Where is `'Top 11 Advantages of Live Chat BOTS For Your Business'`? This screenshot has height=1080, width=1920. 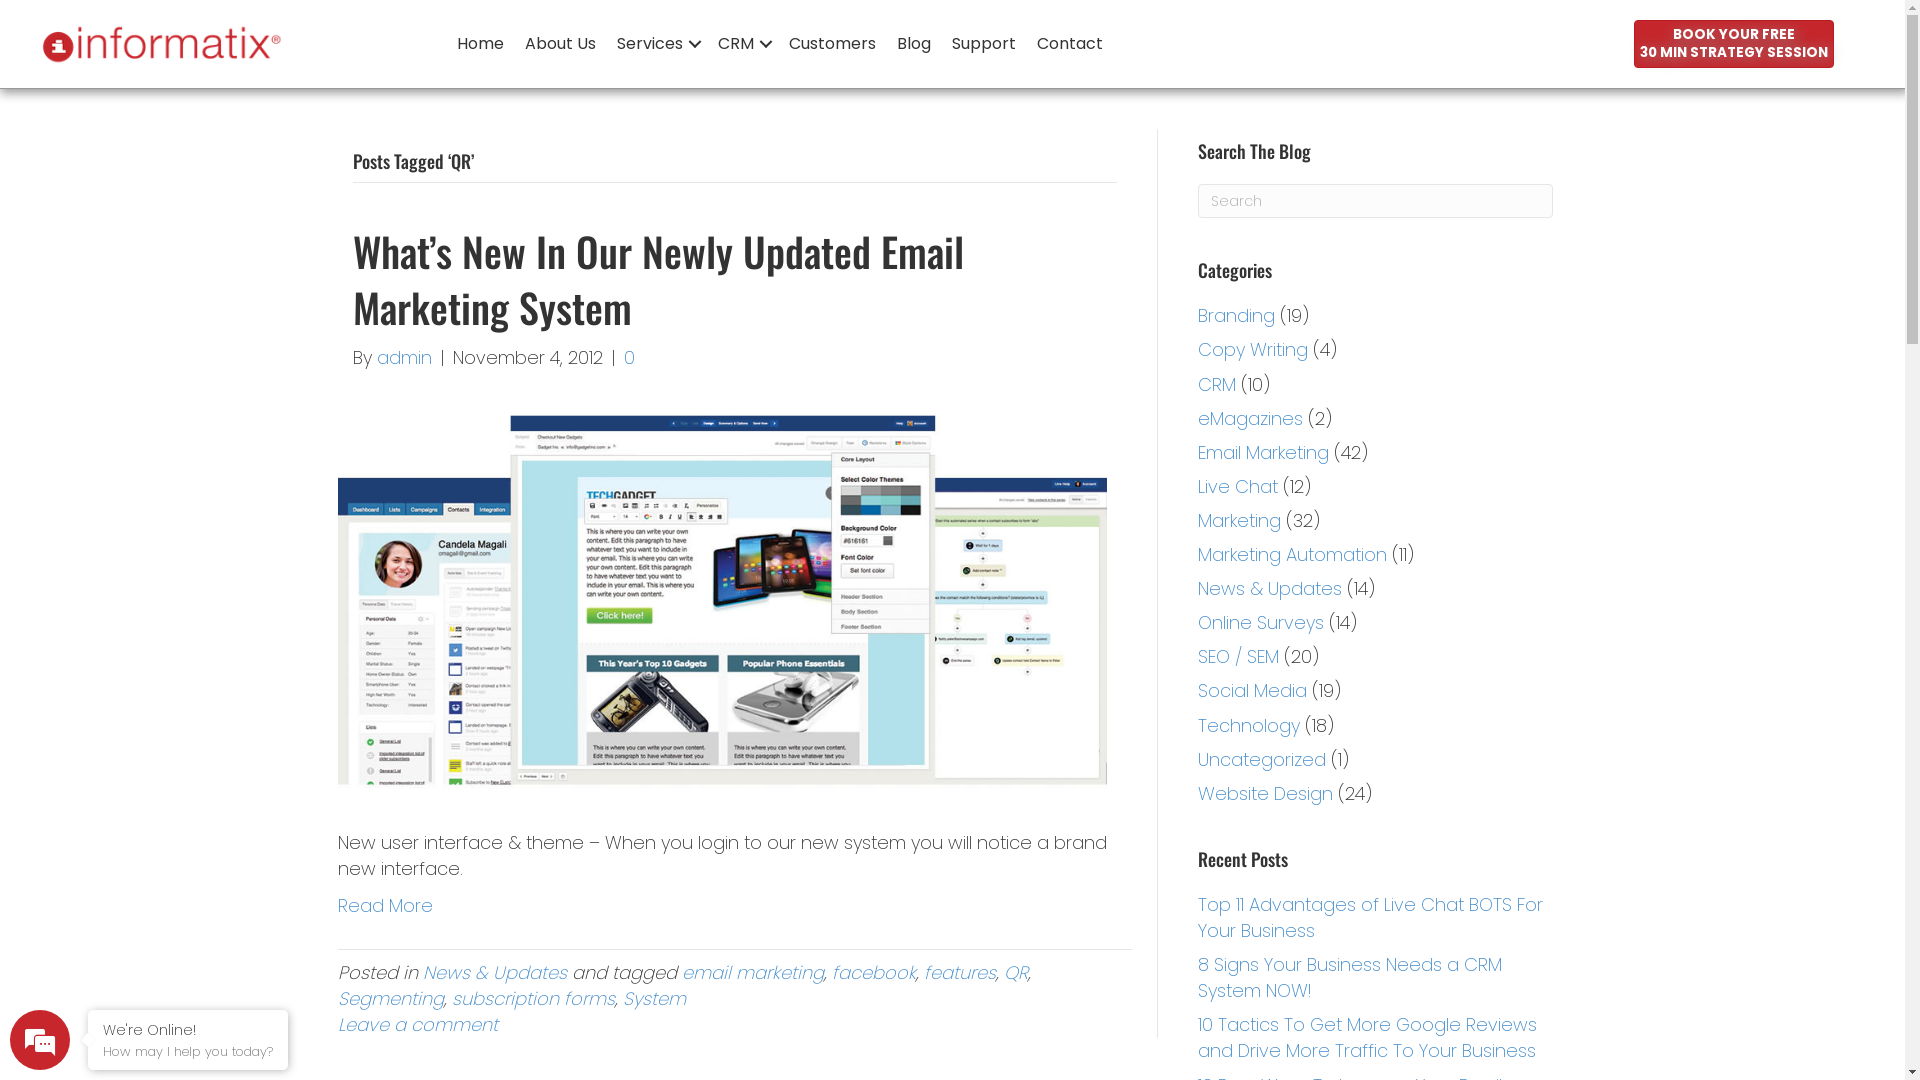
'Top 11 Advantages of Live Chat BOTS For Your Business' is located at coordinates (1369, 917).